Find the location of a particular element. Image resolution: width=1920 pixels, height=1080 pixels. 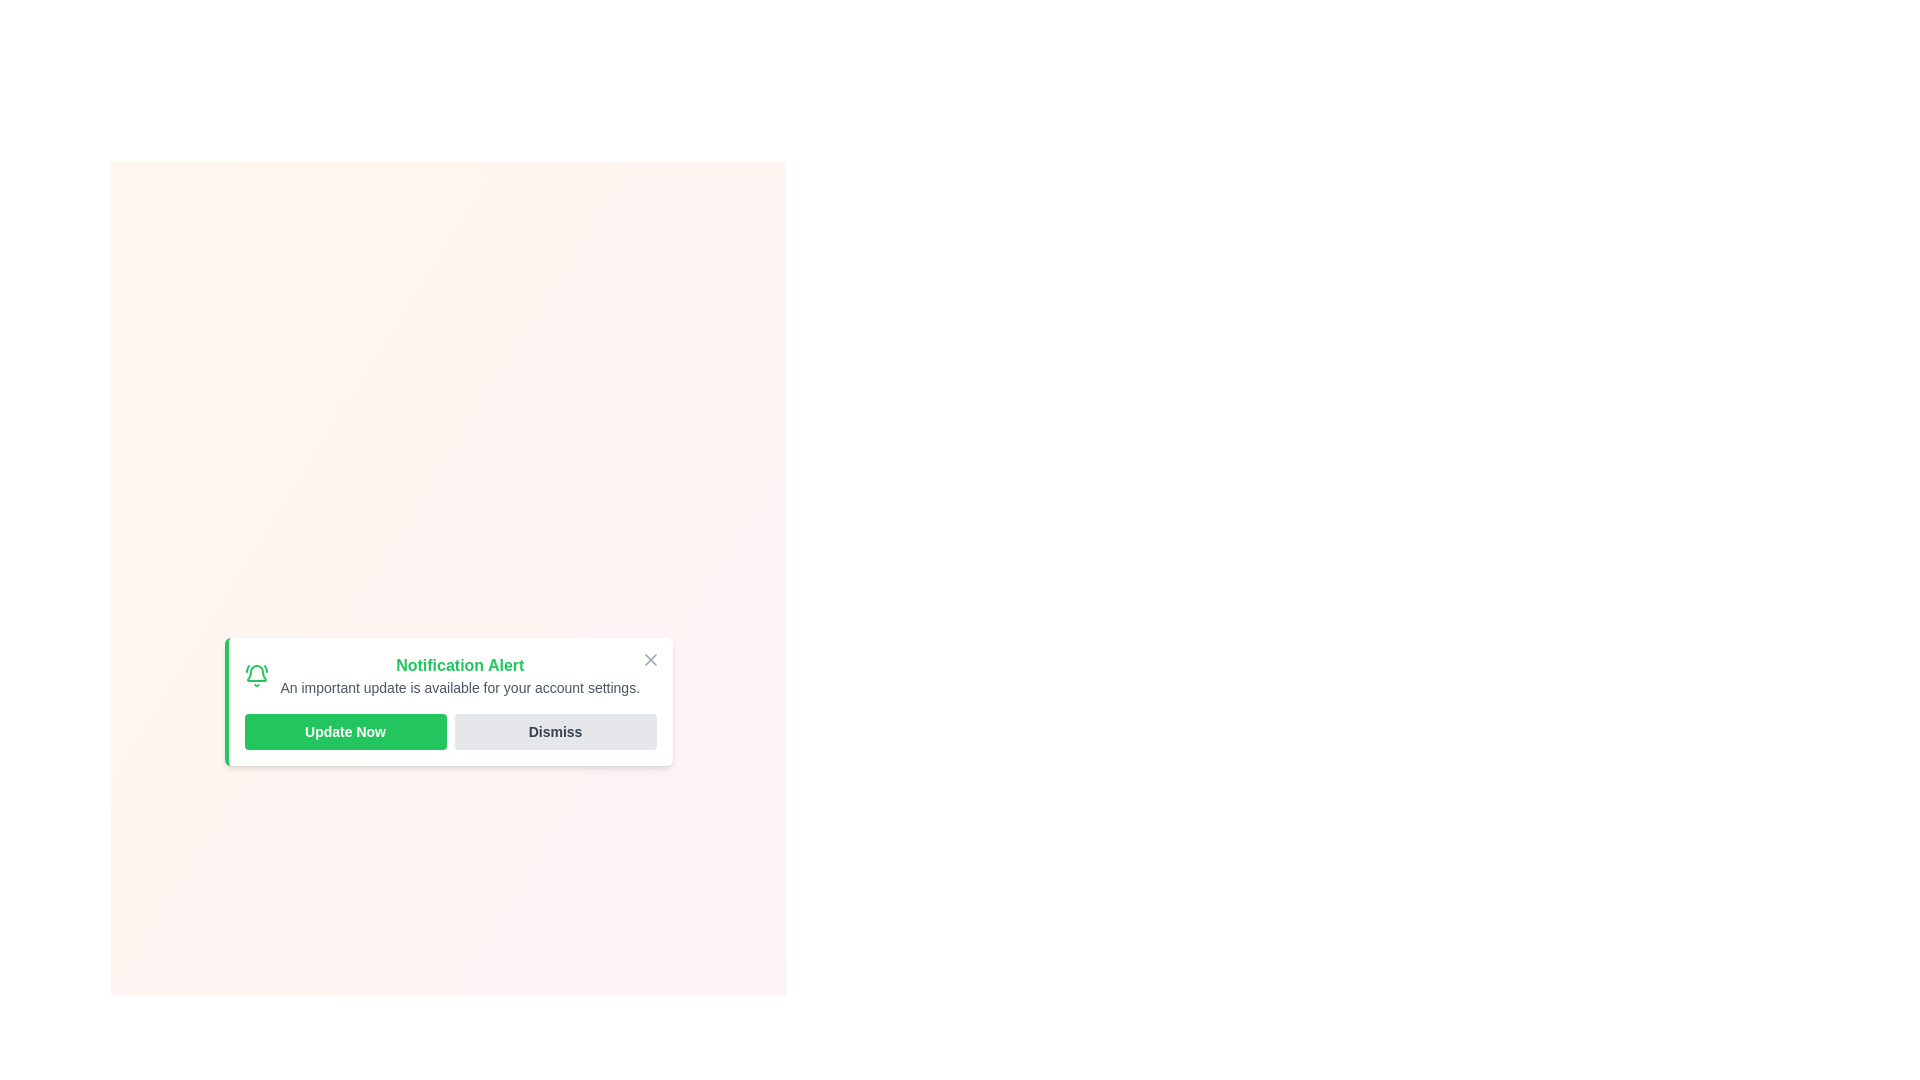

the 'Update Now' button is located at coordinates (345, 732).